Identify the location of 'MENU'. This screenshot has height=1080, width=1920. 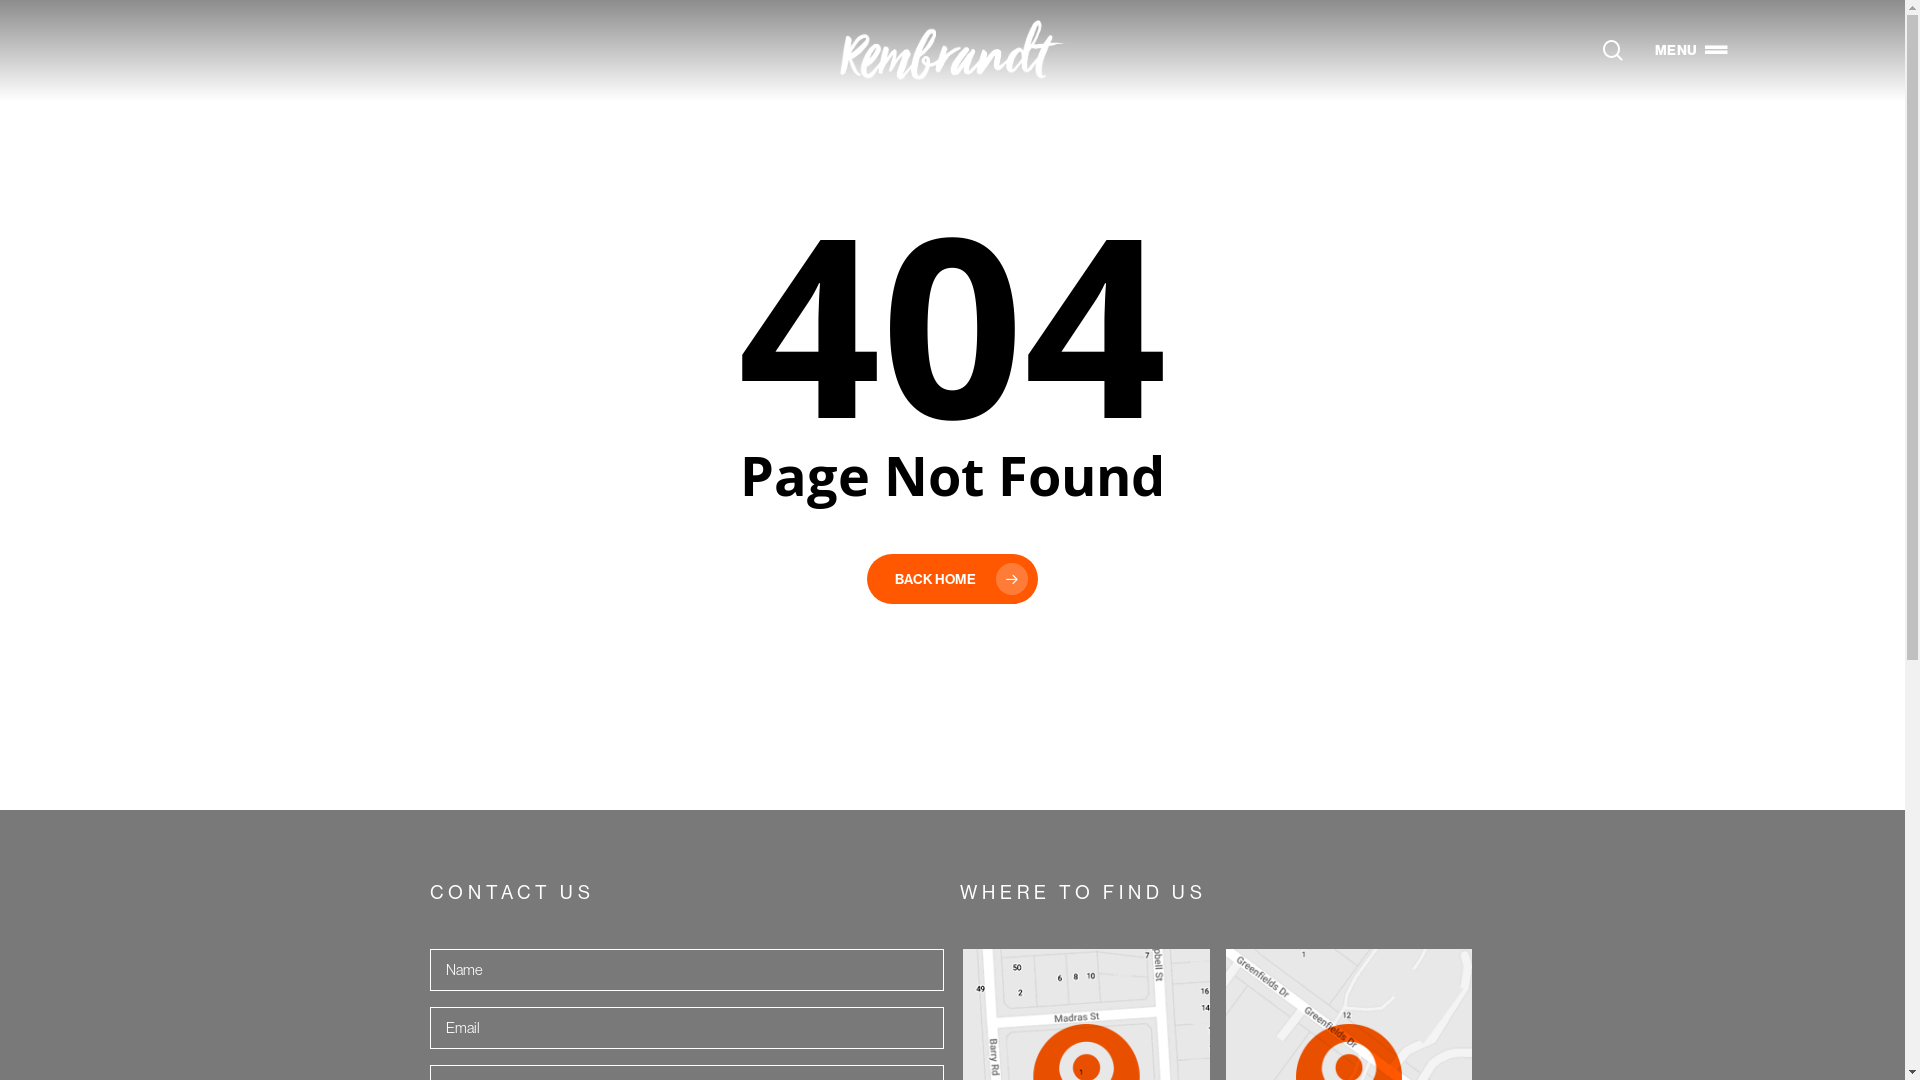
(1688, 49).